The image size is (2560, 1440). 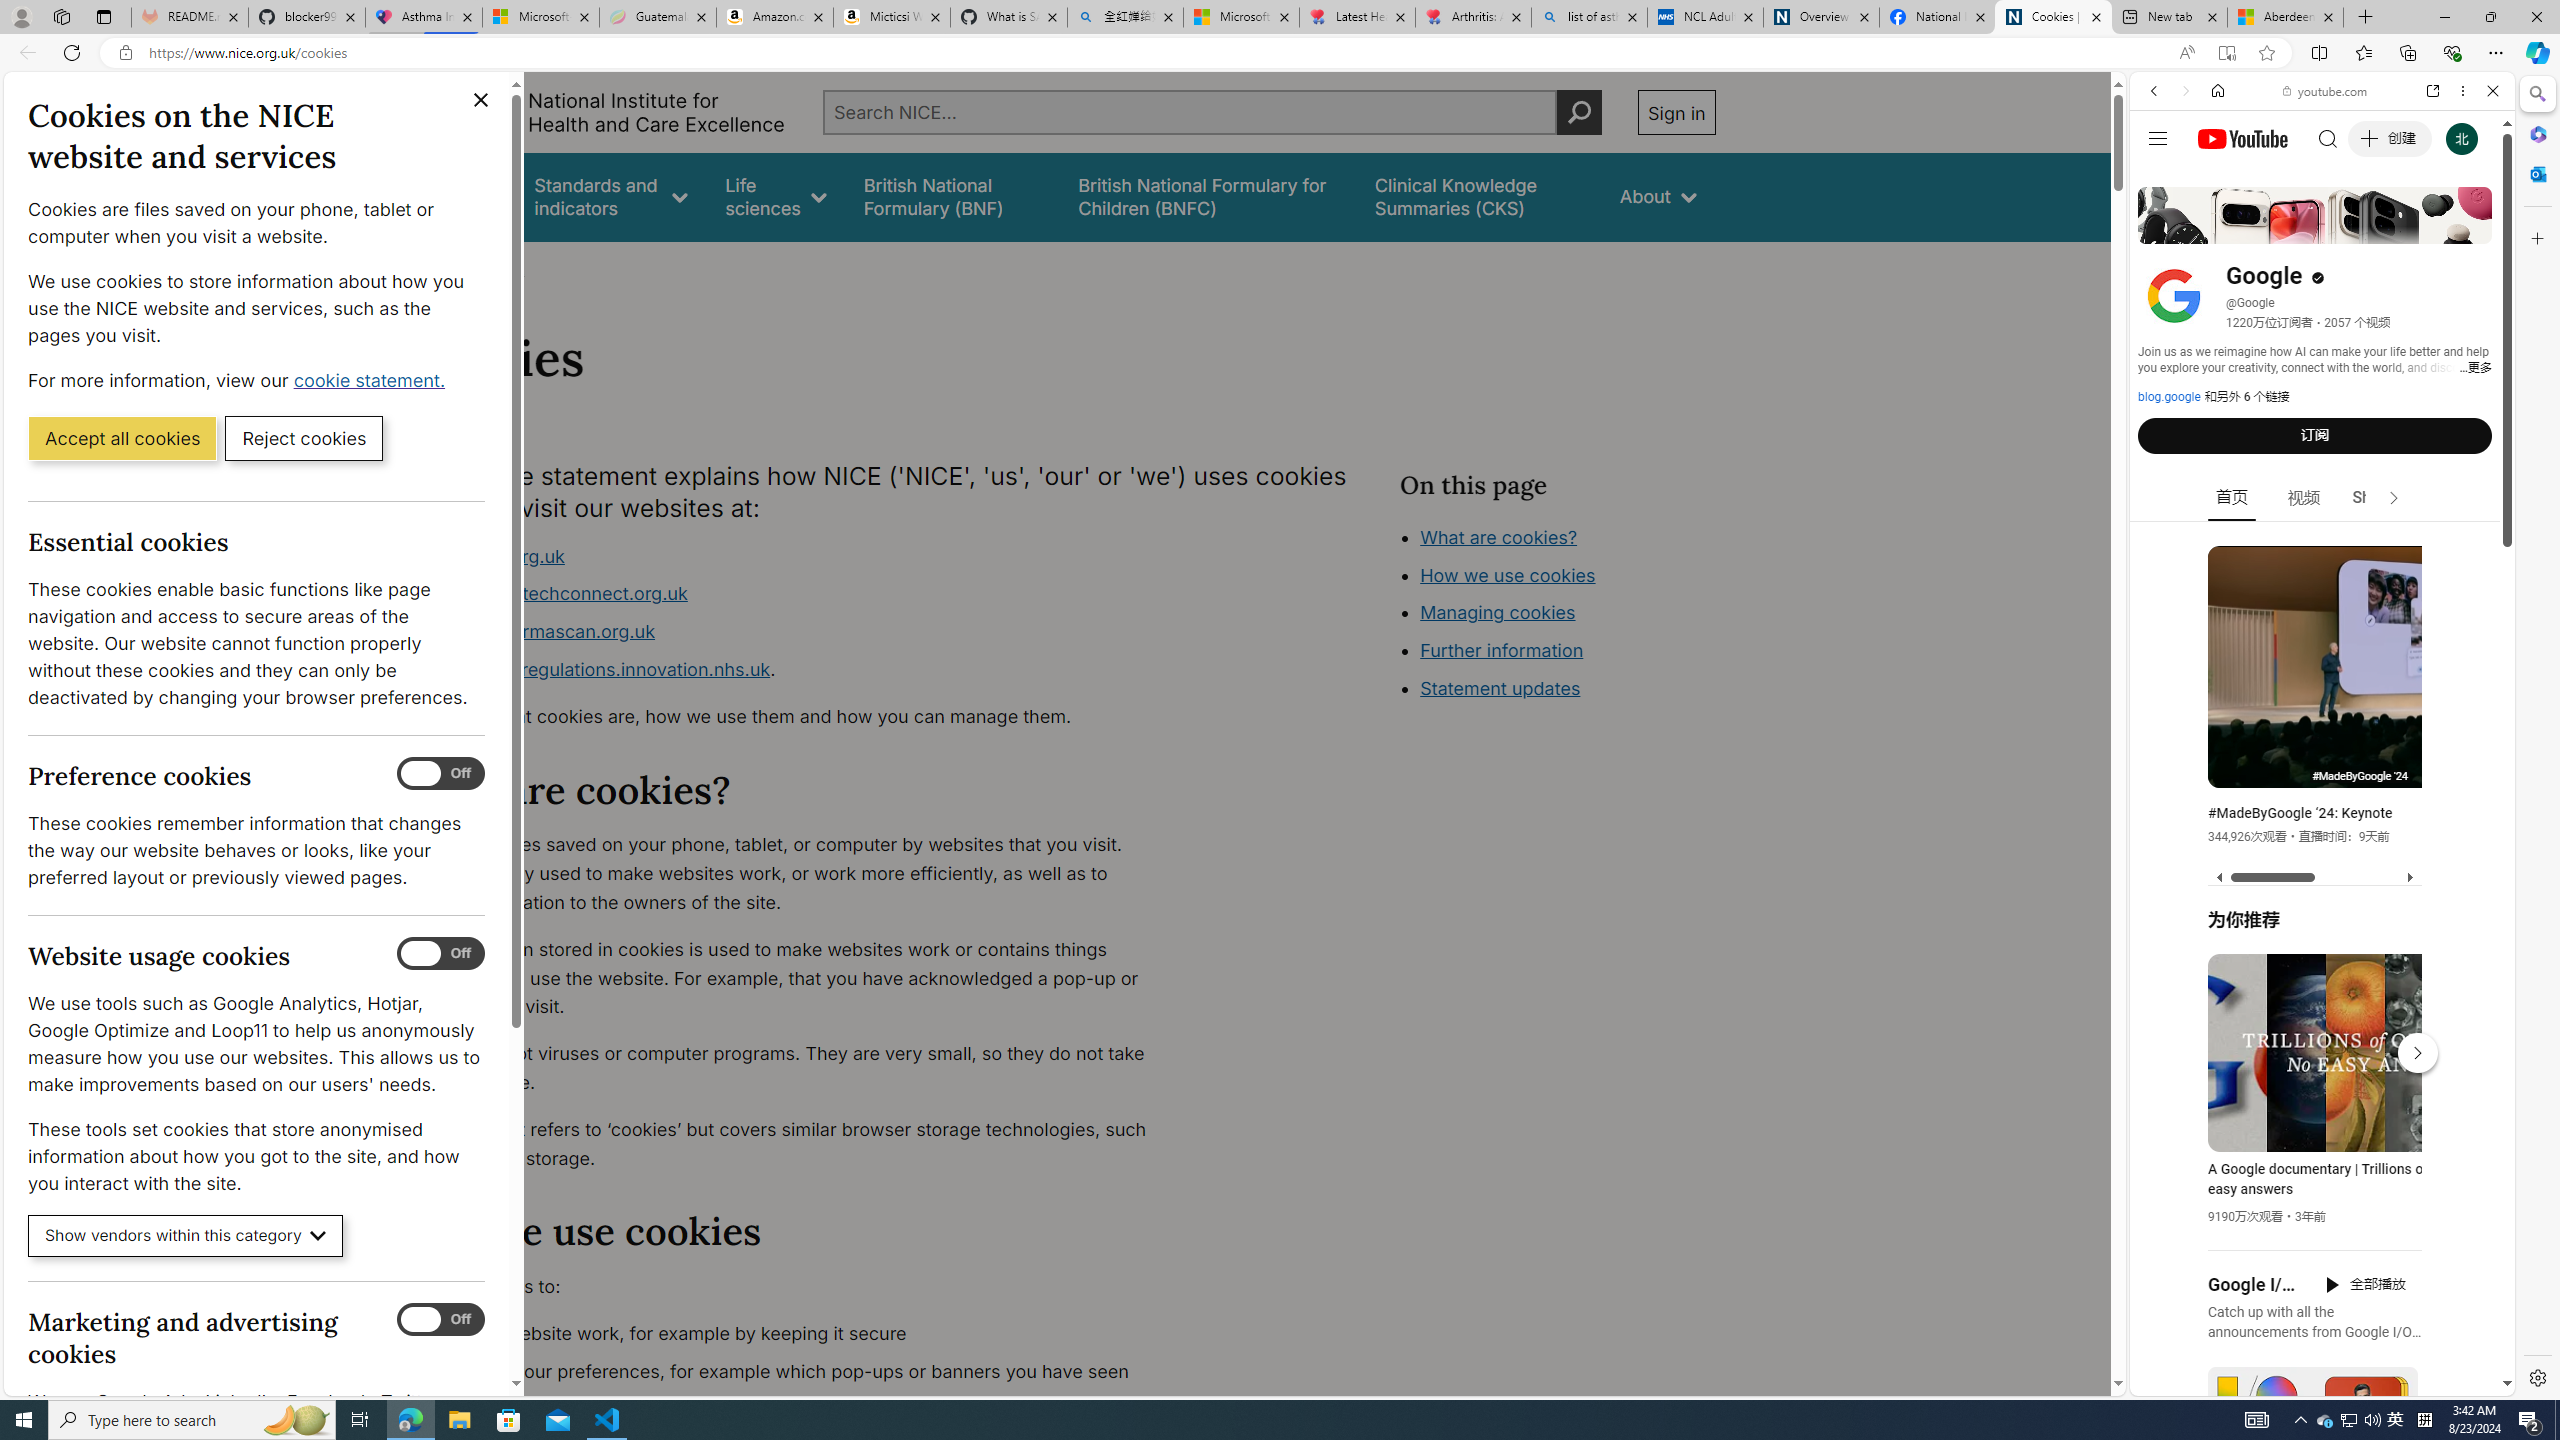 What do you see at coordinates (2286, 16) in the screenshot?
I see `'Aberdeen, Hong Kong SAR hourly forecast | Microsoft Weather'` at bounding box center [2286, 16].